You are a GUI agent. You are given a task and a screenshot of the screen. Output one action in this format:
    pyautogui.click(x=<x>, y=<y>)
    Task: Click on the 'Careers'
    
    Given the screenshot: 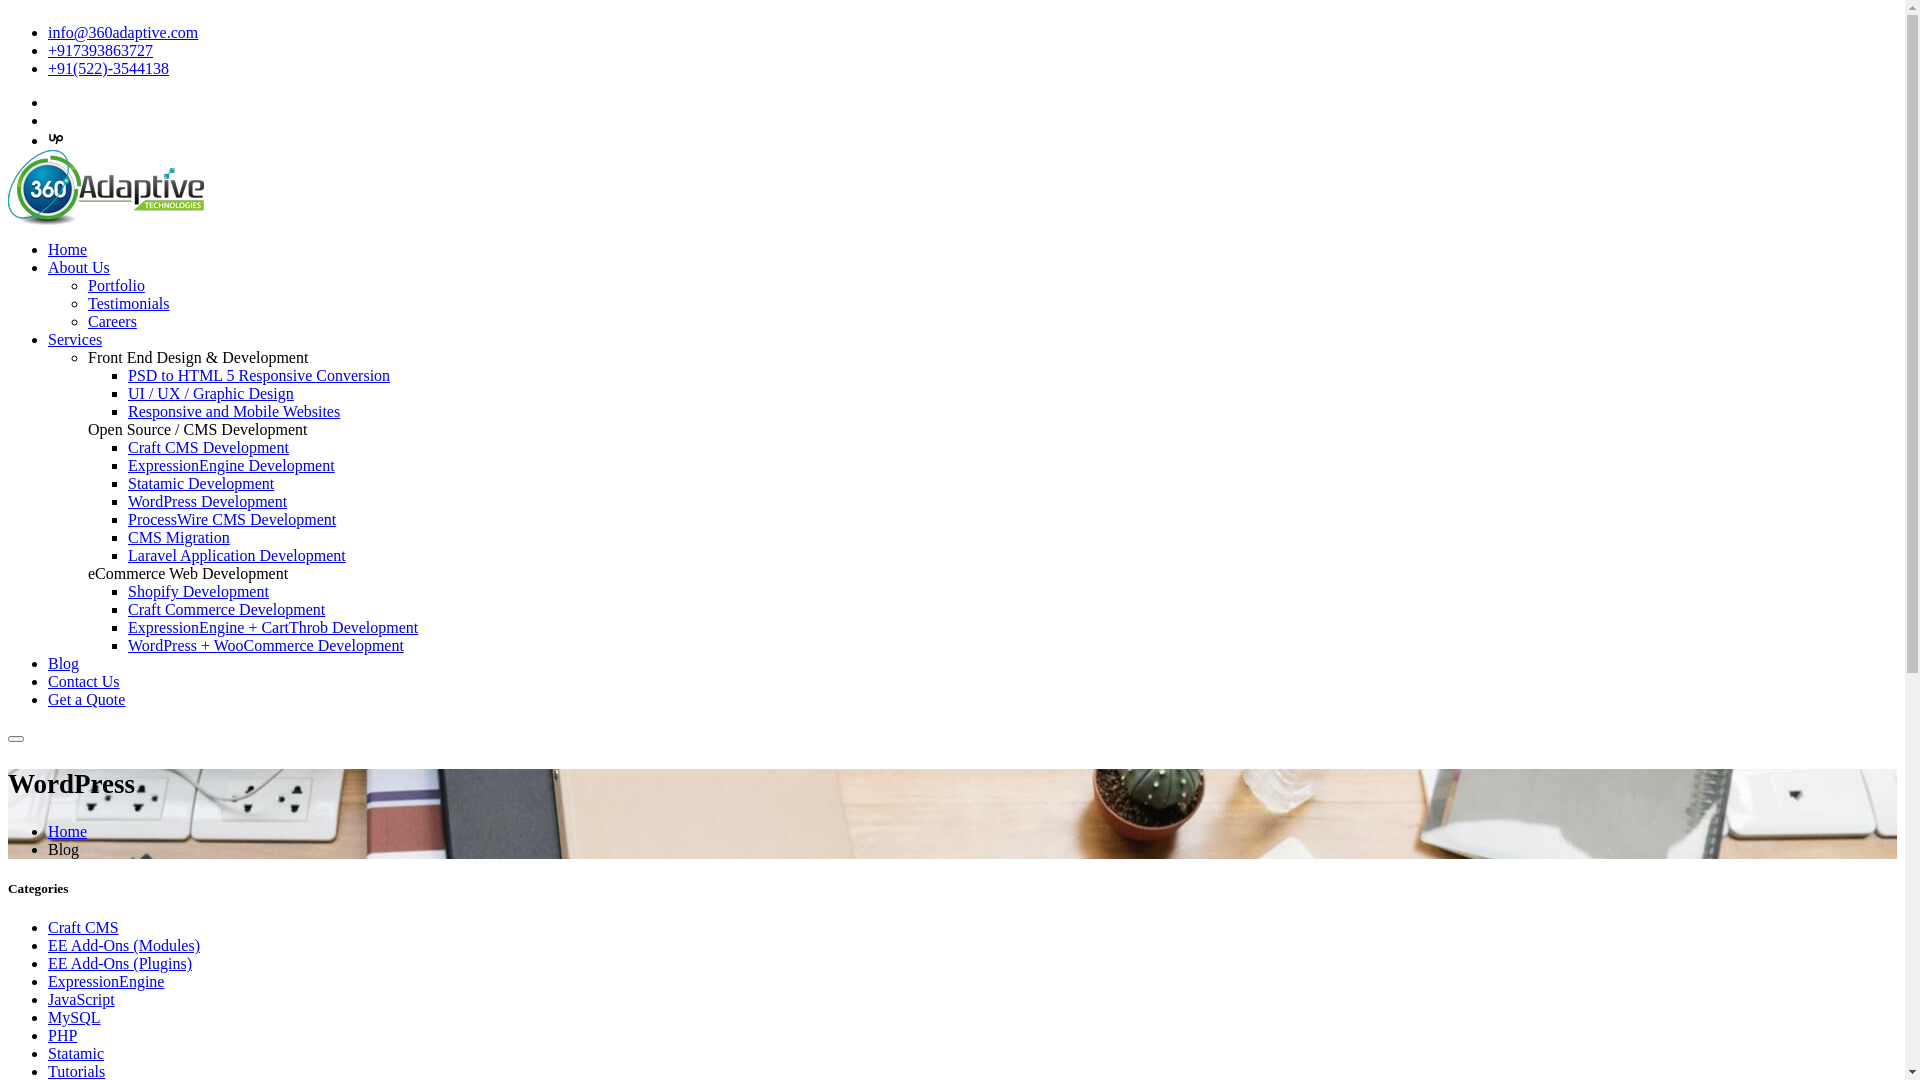 What is the action you would take?
    pyautogui.click(x=111, y=320)
    